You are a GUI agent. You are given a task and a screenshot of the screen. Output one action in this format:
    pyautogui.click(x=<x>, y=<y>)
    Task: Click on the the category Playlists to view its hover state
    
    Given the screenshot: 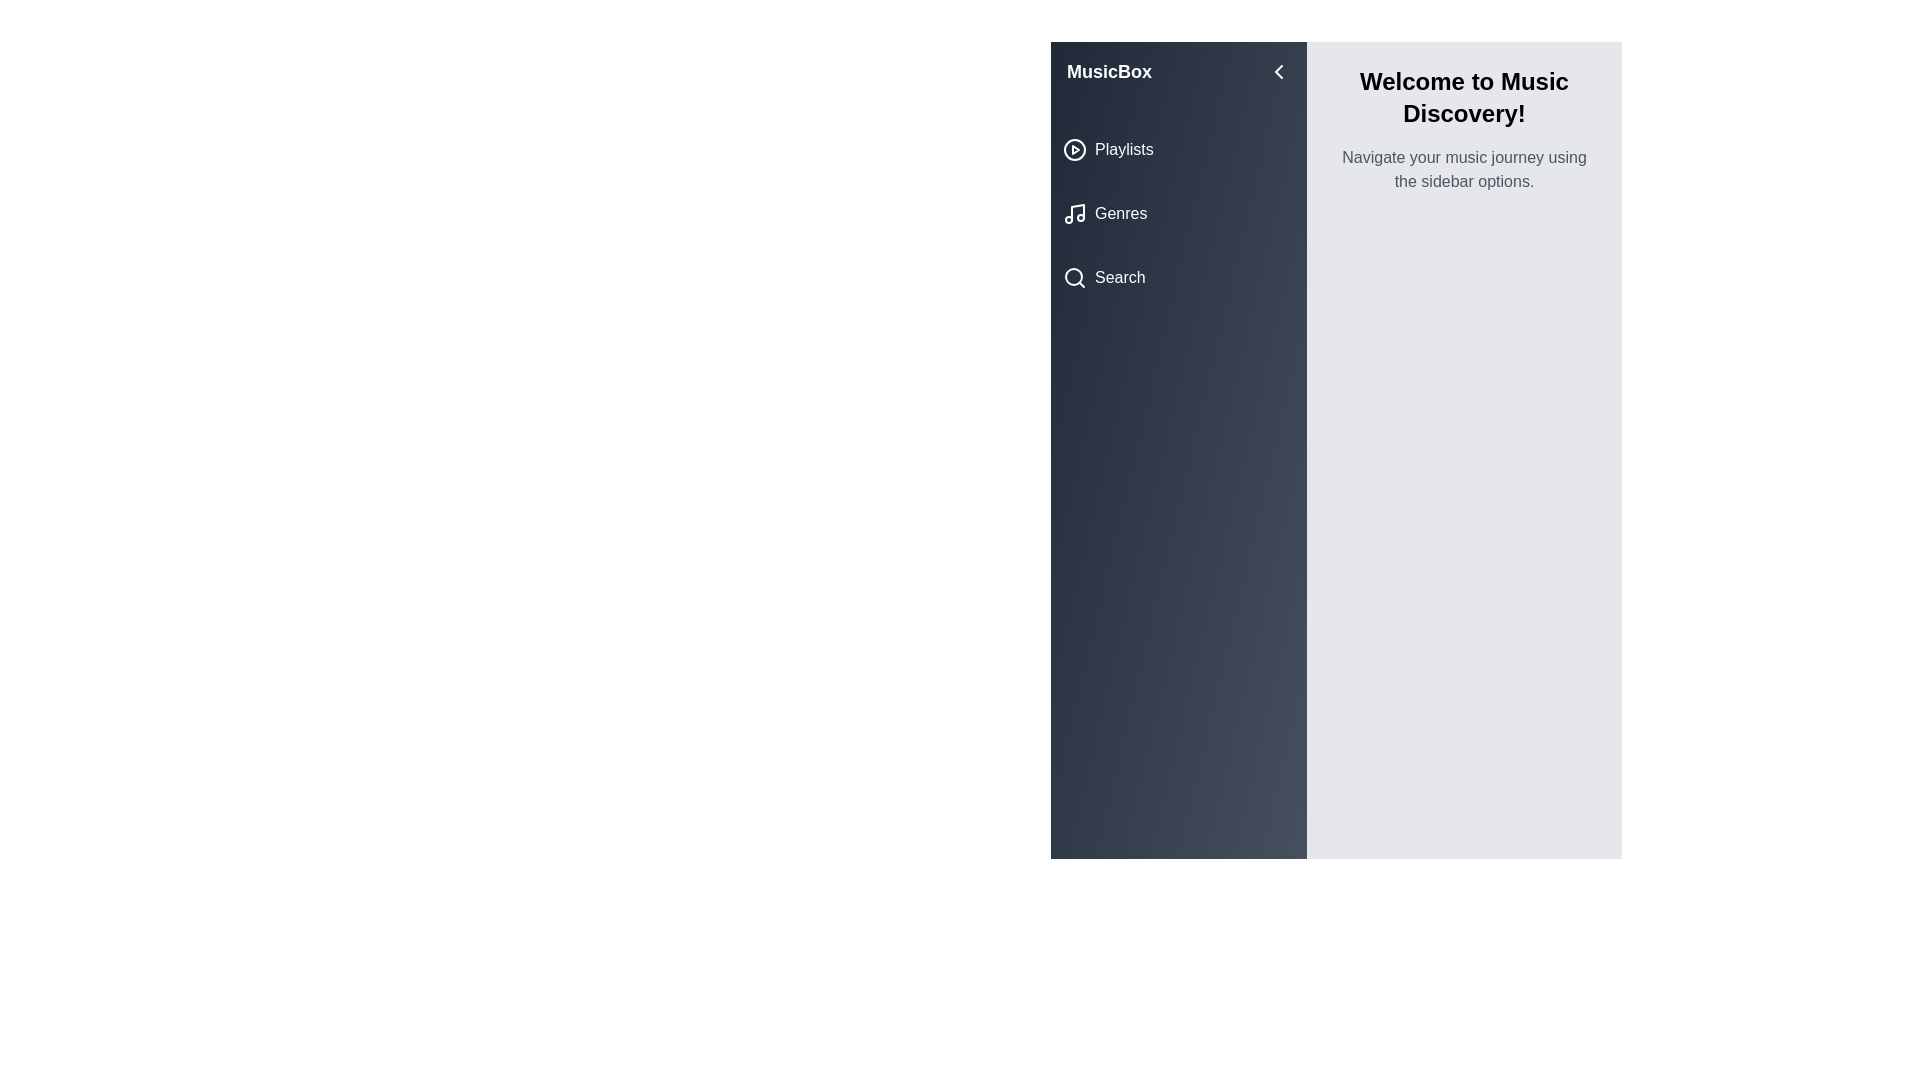 What is the action you would take?
    pyautogui.click(x=1179, y=149)
    